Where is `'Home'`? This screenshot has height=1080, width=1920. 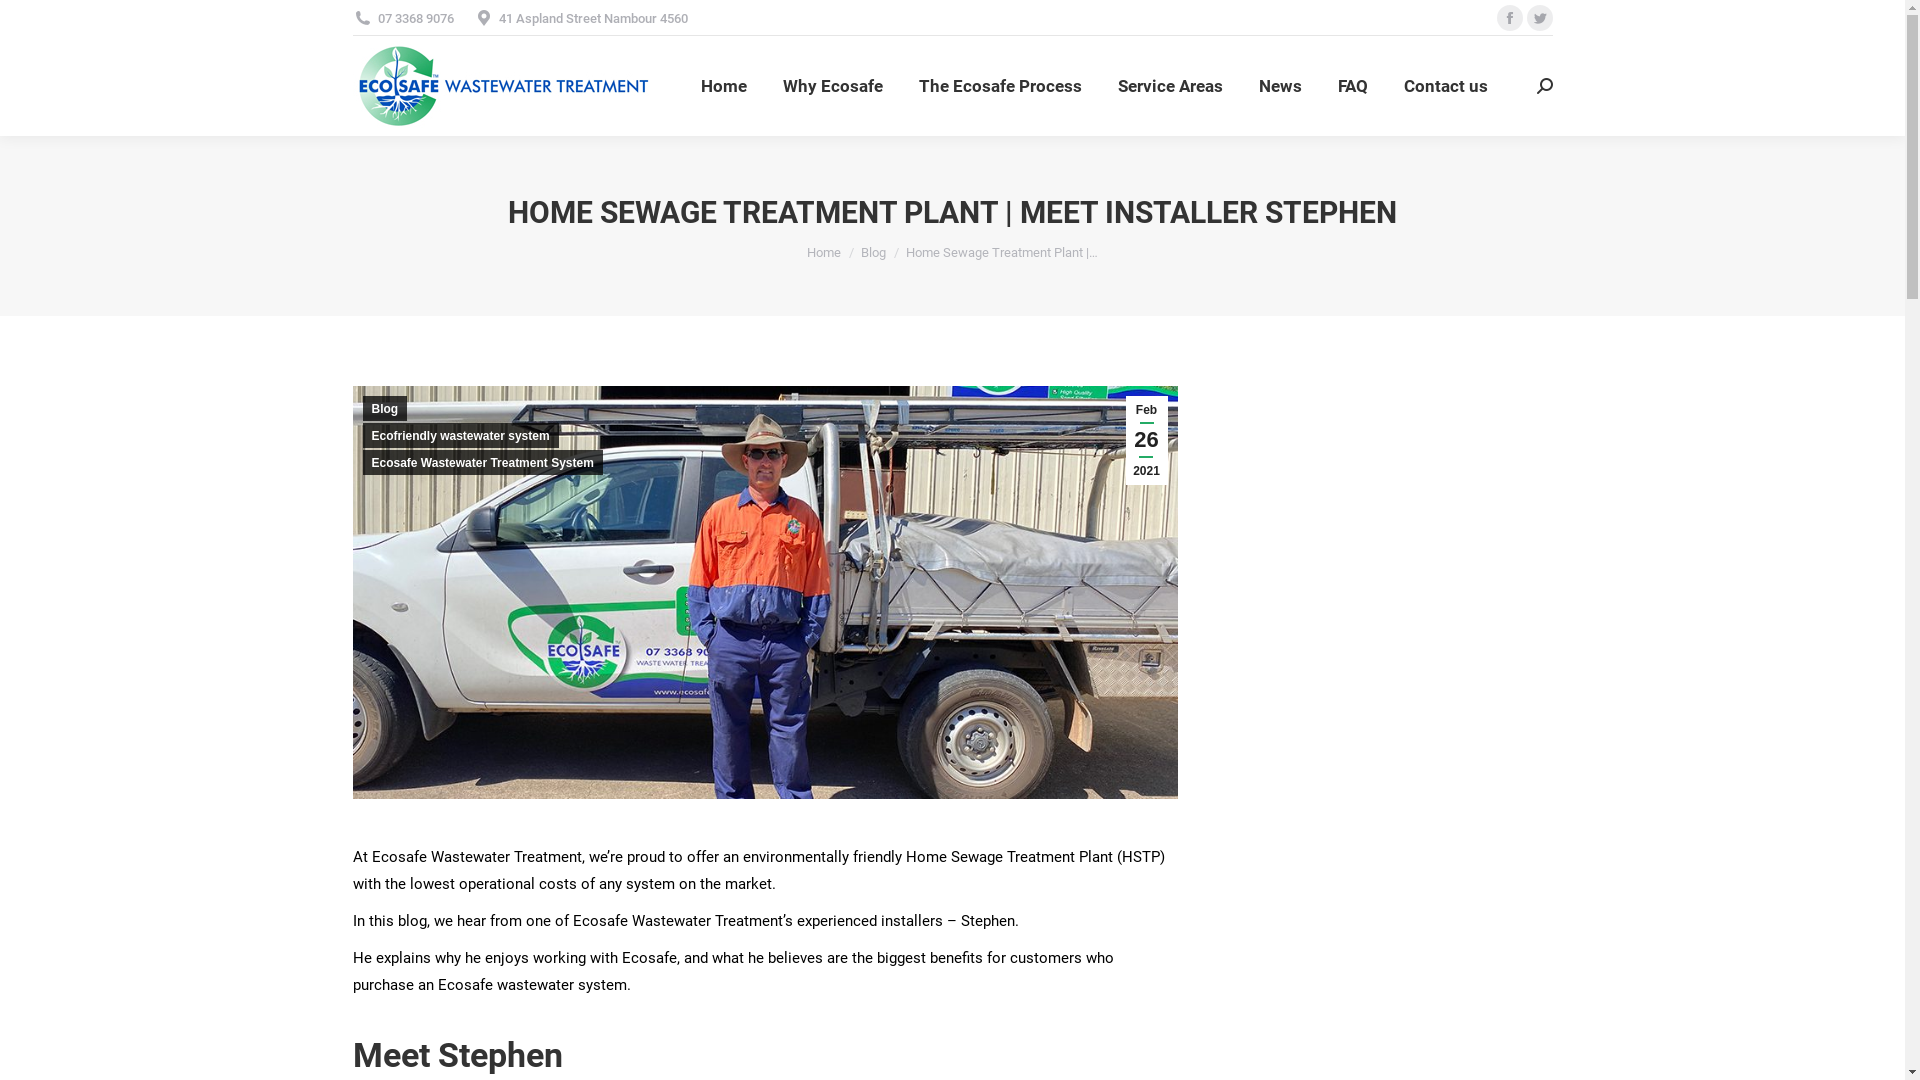
'Home' is located at coordinates (806, 251).